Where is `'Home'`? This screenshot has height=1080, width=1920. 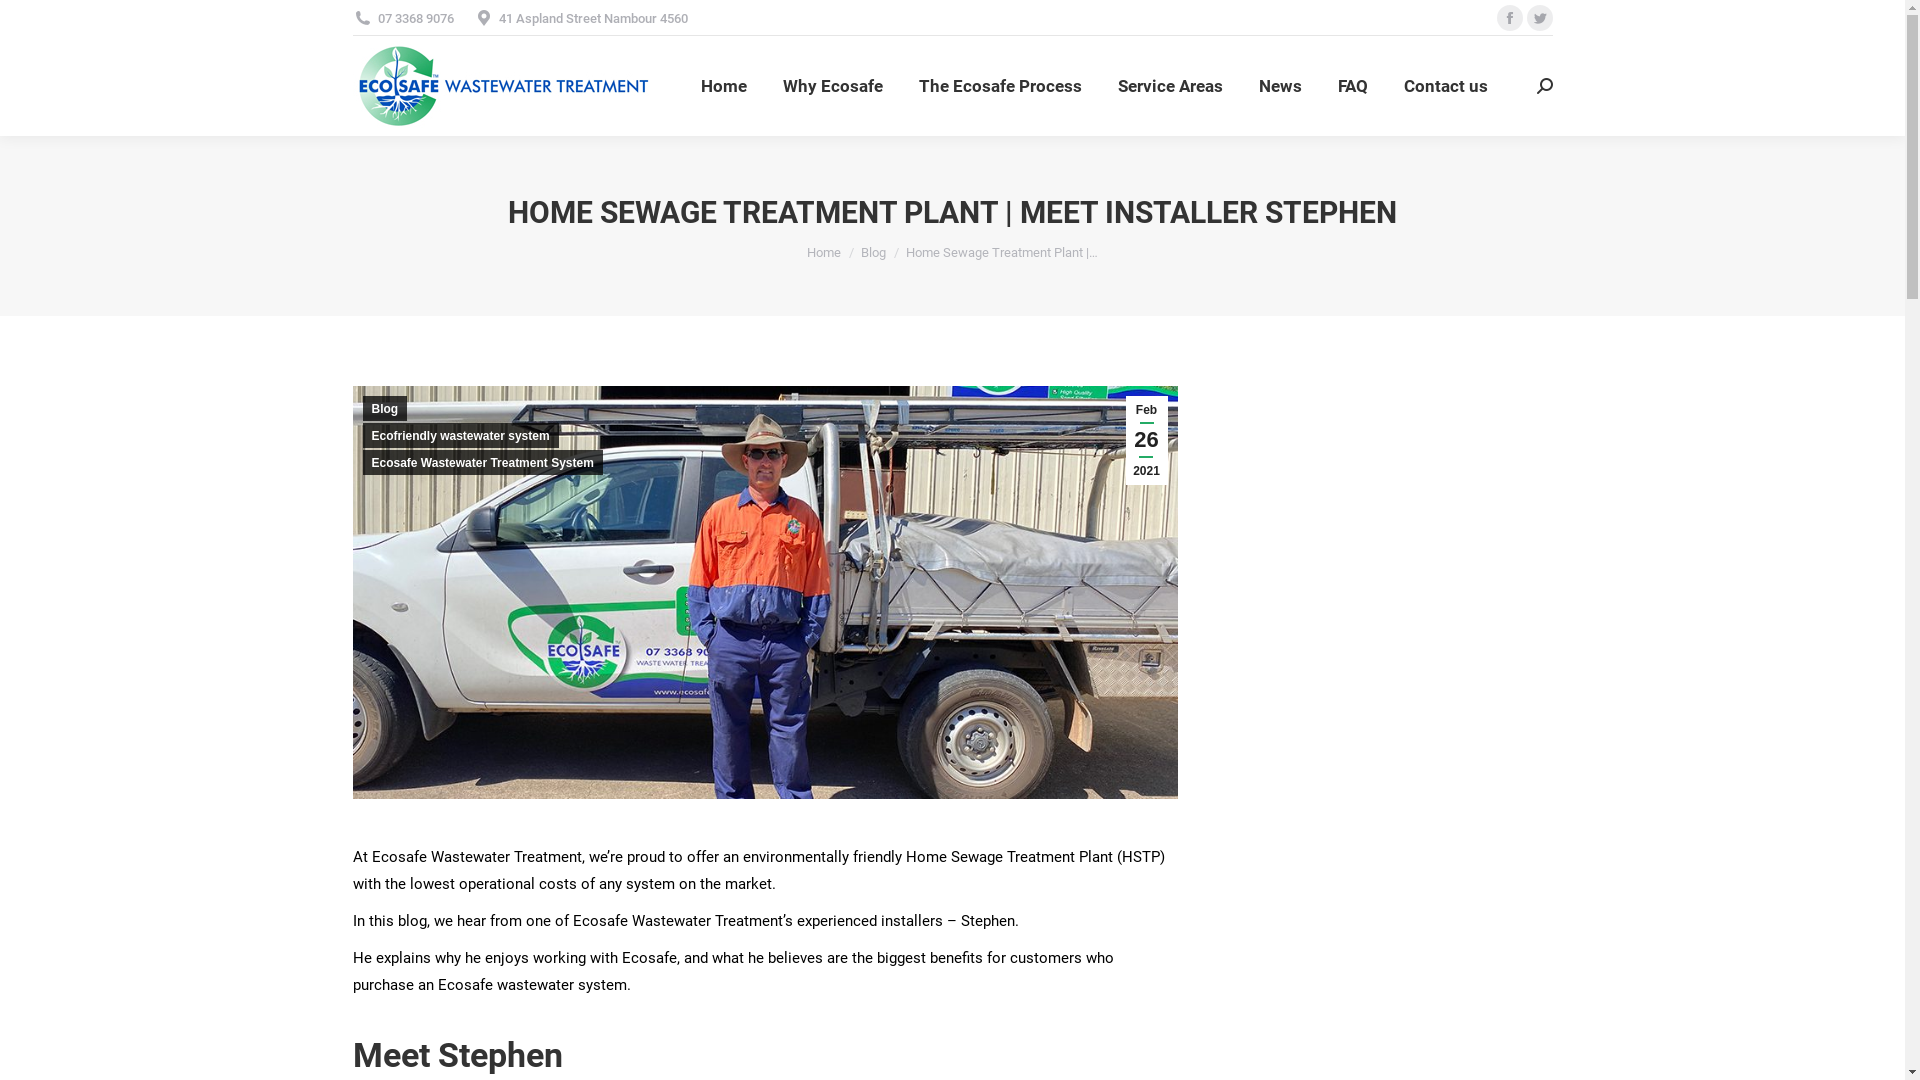
'Home' is located at coordinates (806, 251).